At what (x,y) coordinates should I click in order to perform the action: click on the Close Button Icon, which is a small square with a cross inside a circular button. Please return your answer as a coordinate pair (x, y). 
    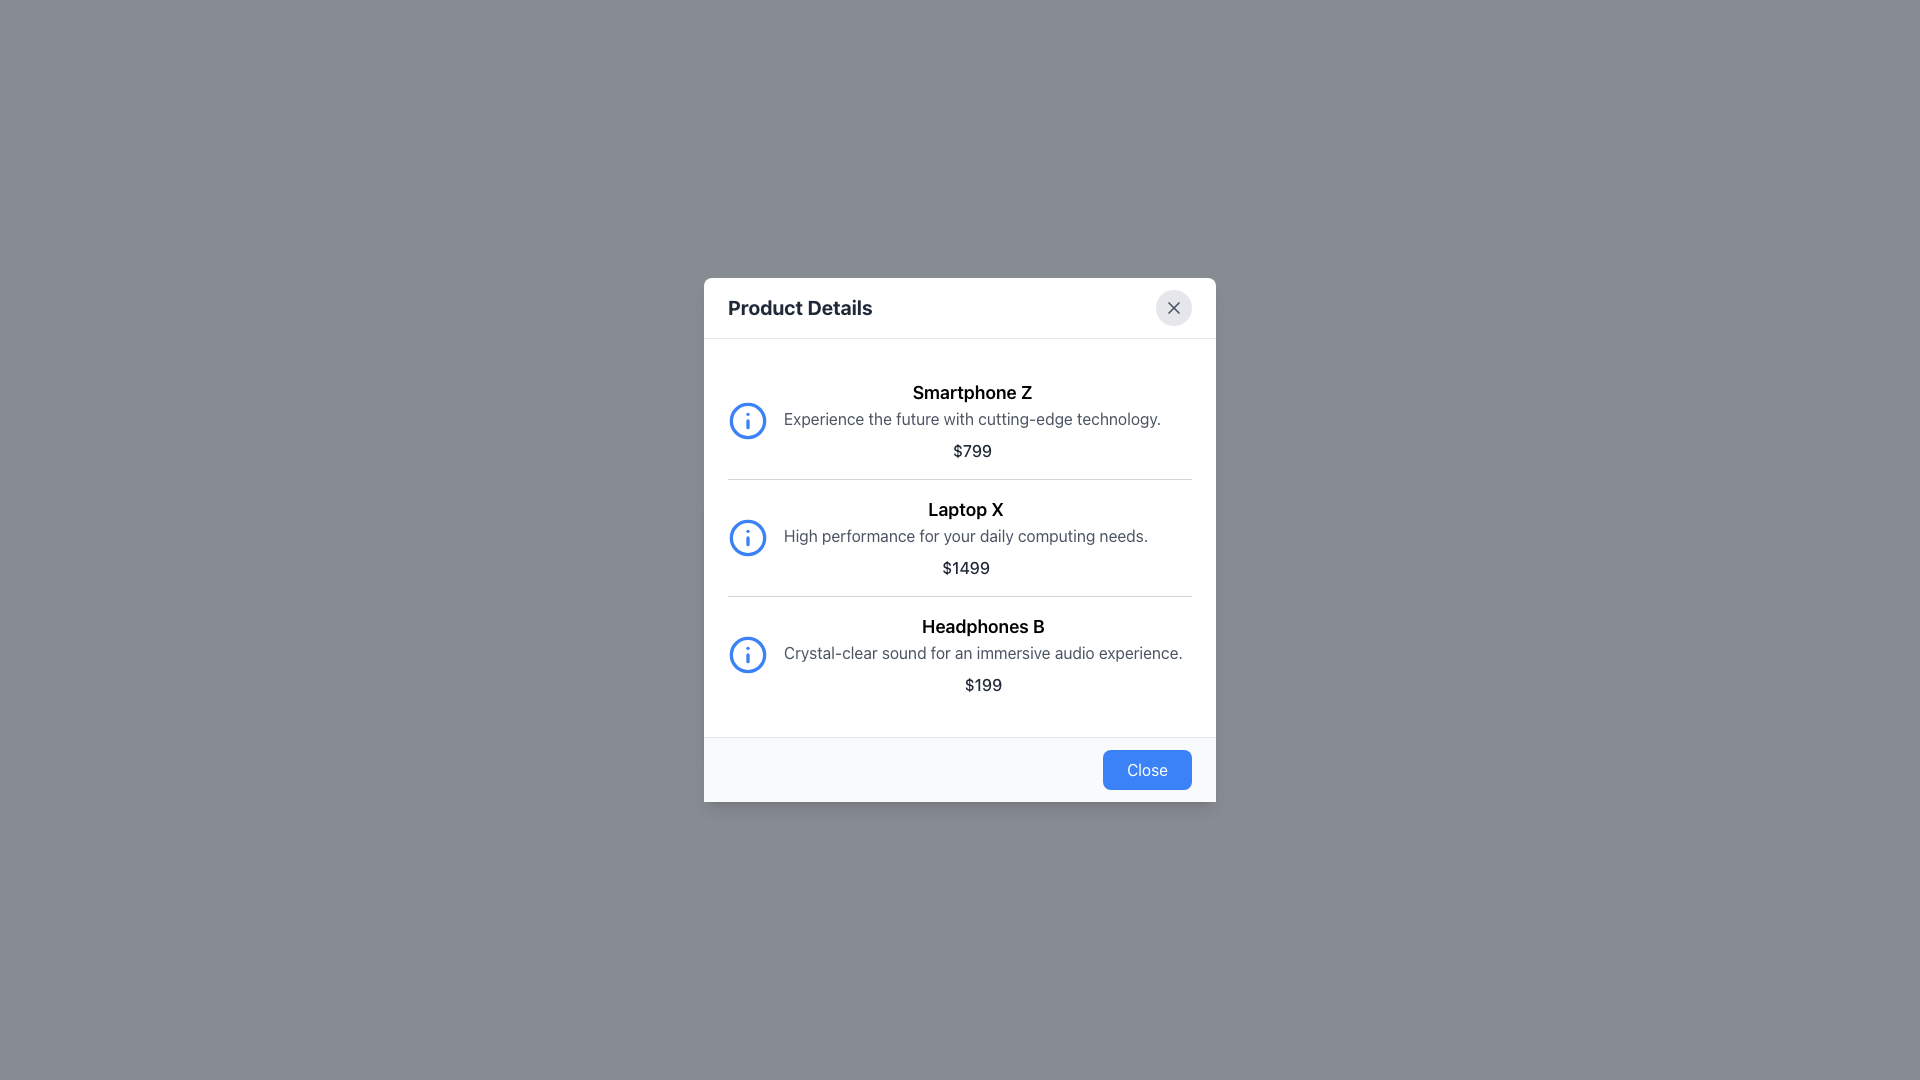
    Looking at the image, I should click on (1174, 308).